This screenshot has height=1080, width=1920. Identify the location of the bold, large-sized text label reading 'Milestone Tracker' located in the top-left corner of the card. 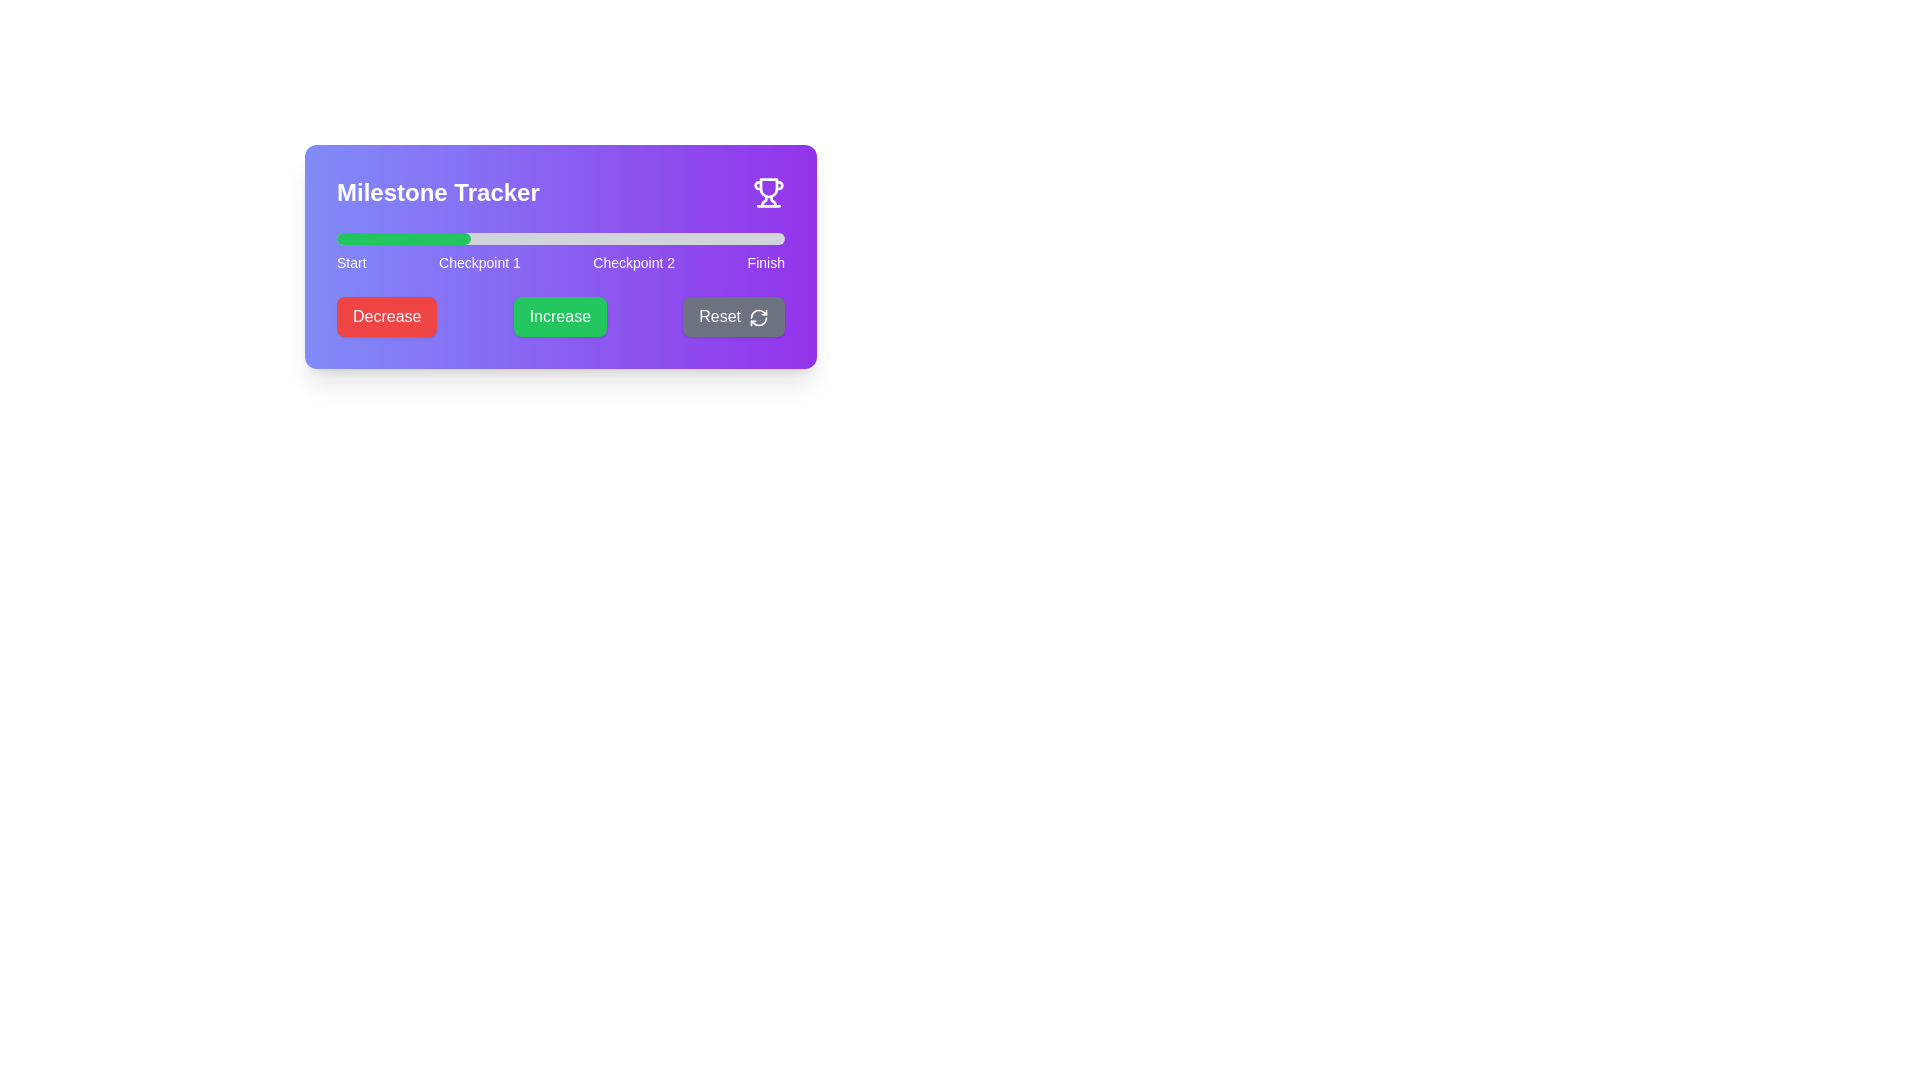
(437, 192).